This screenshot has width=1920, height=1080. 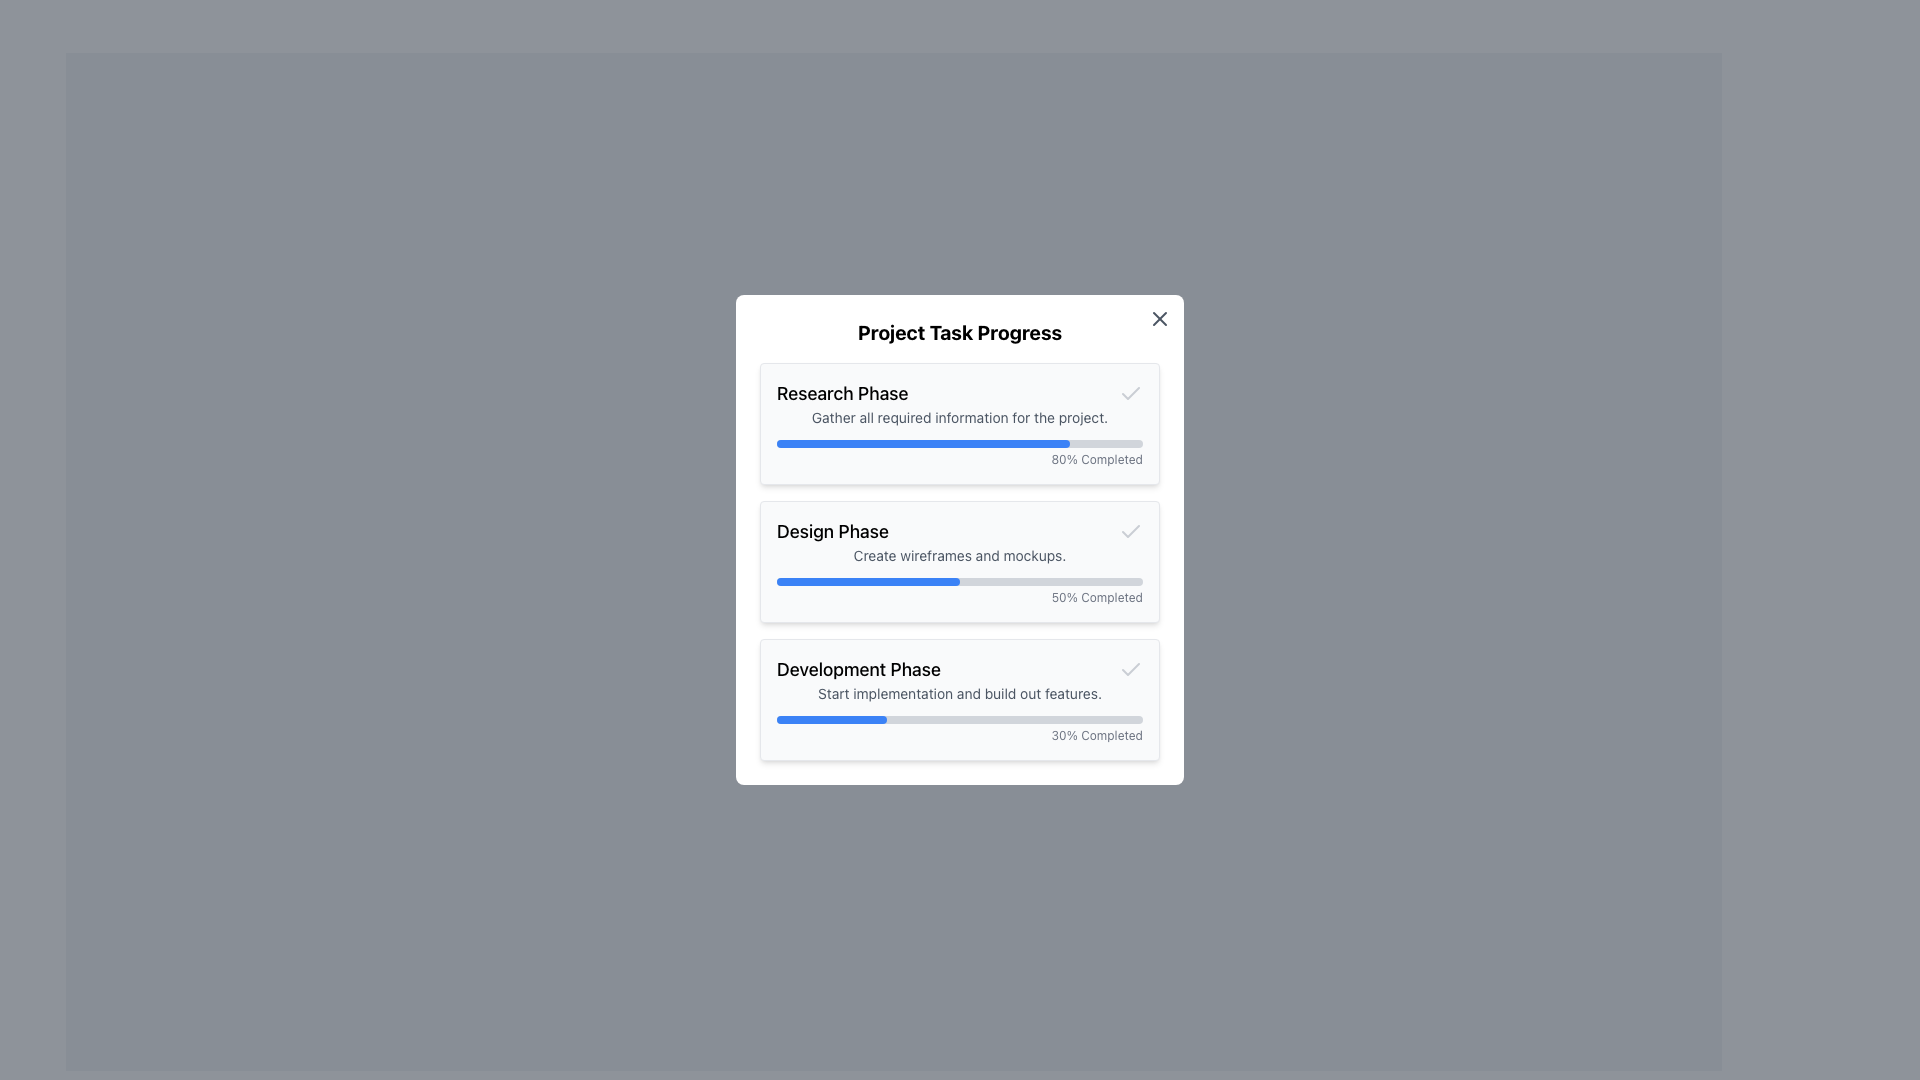 What do you see at coordinates (960, 720) in the screenshot?
I see `the progress bar that visually represents the completion percentage for the 'Development Phase' task, located below the descriptive text 'Start implementation and build out features.' and above the text '30% Completed'` at bounding box center [960, 720].